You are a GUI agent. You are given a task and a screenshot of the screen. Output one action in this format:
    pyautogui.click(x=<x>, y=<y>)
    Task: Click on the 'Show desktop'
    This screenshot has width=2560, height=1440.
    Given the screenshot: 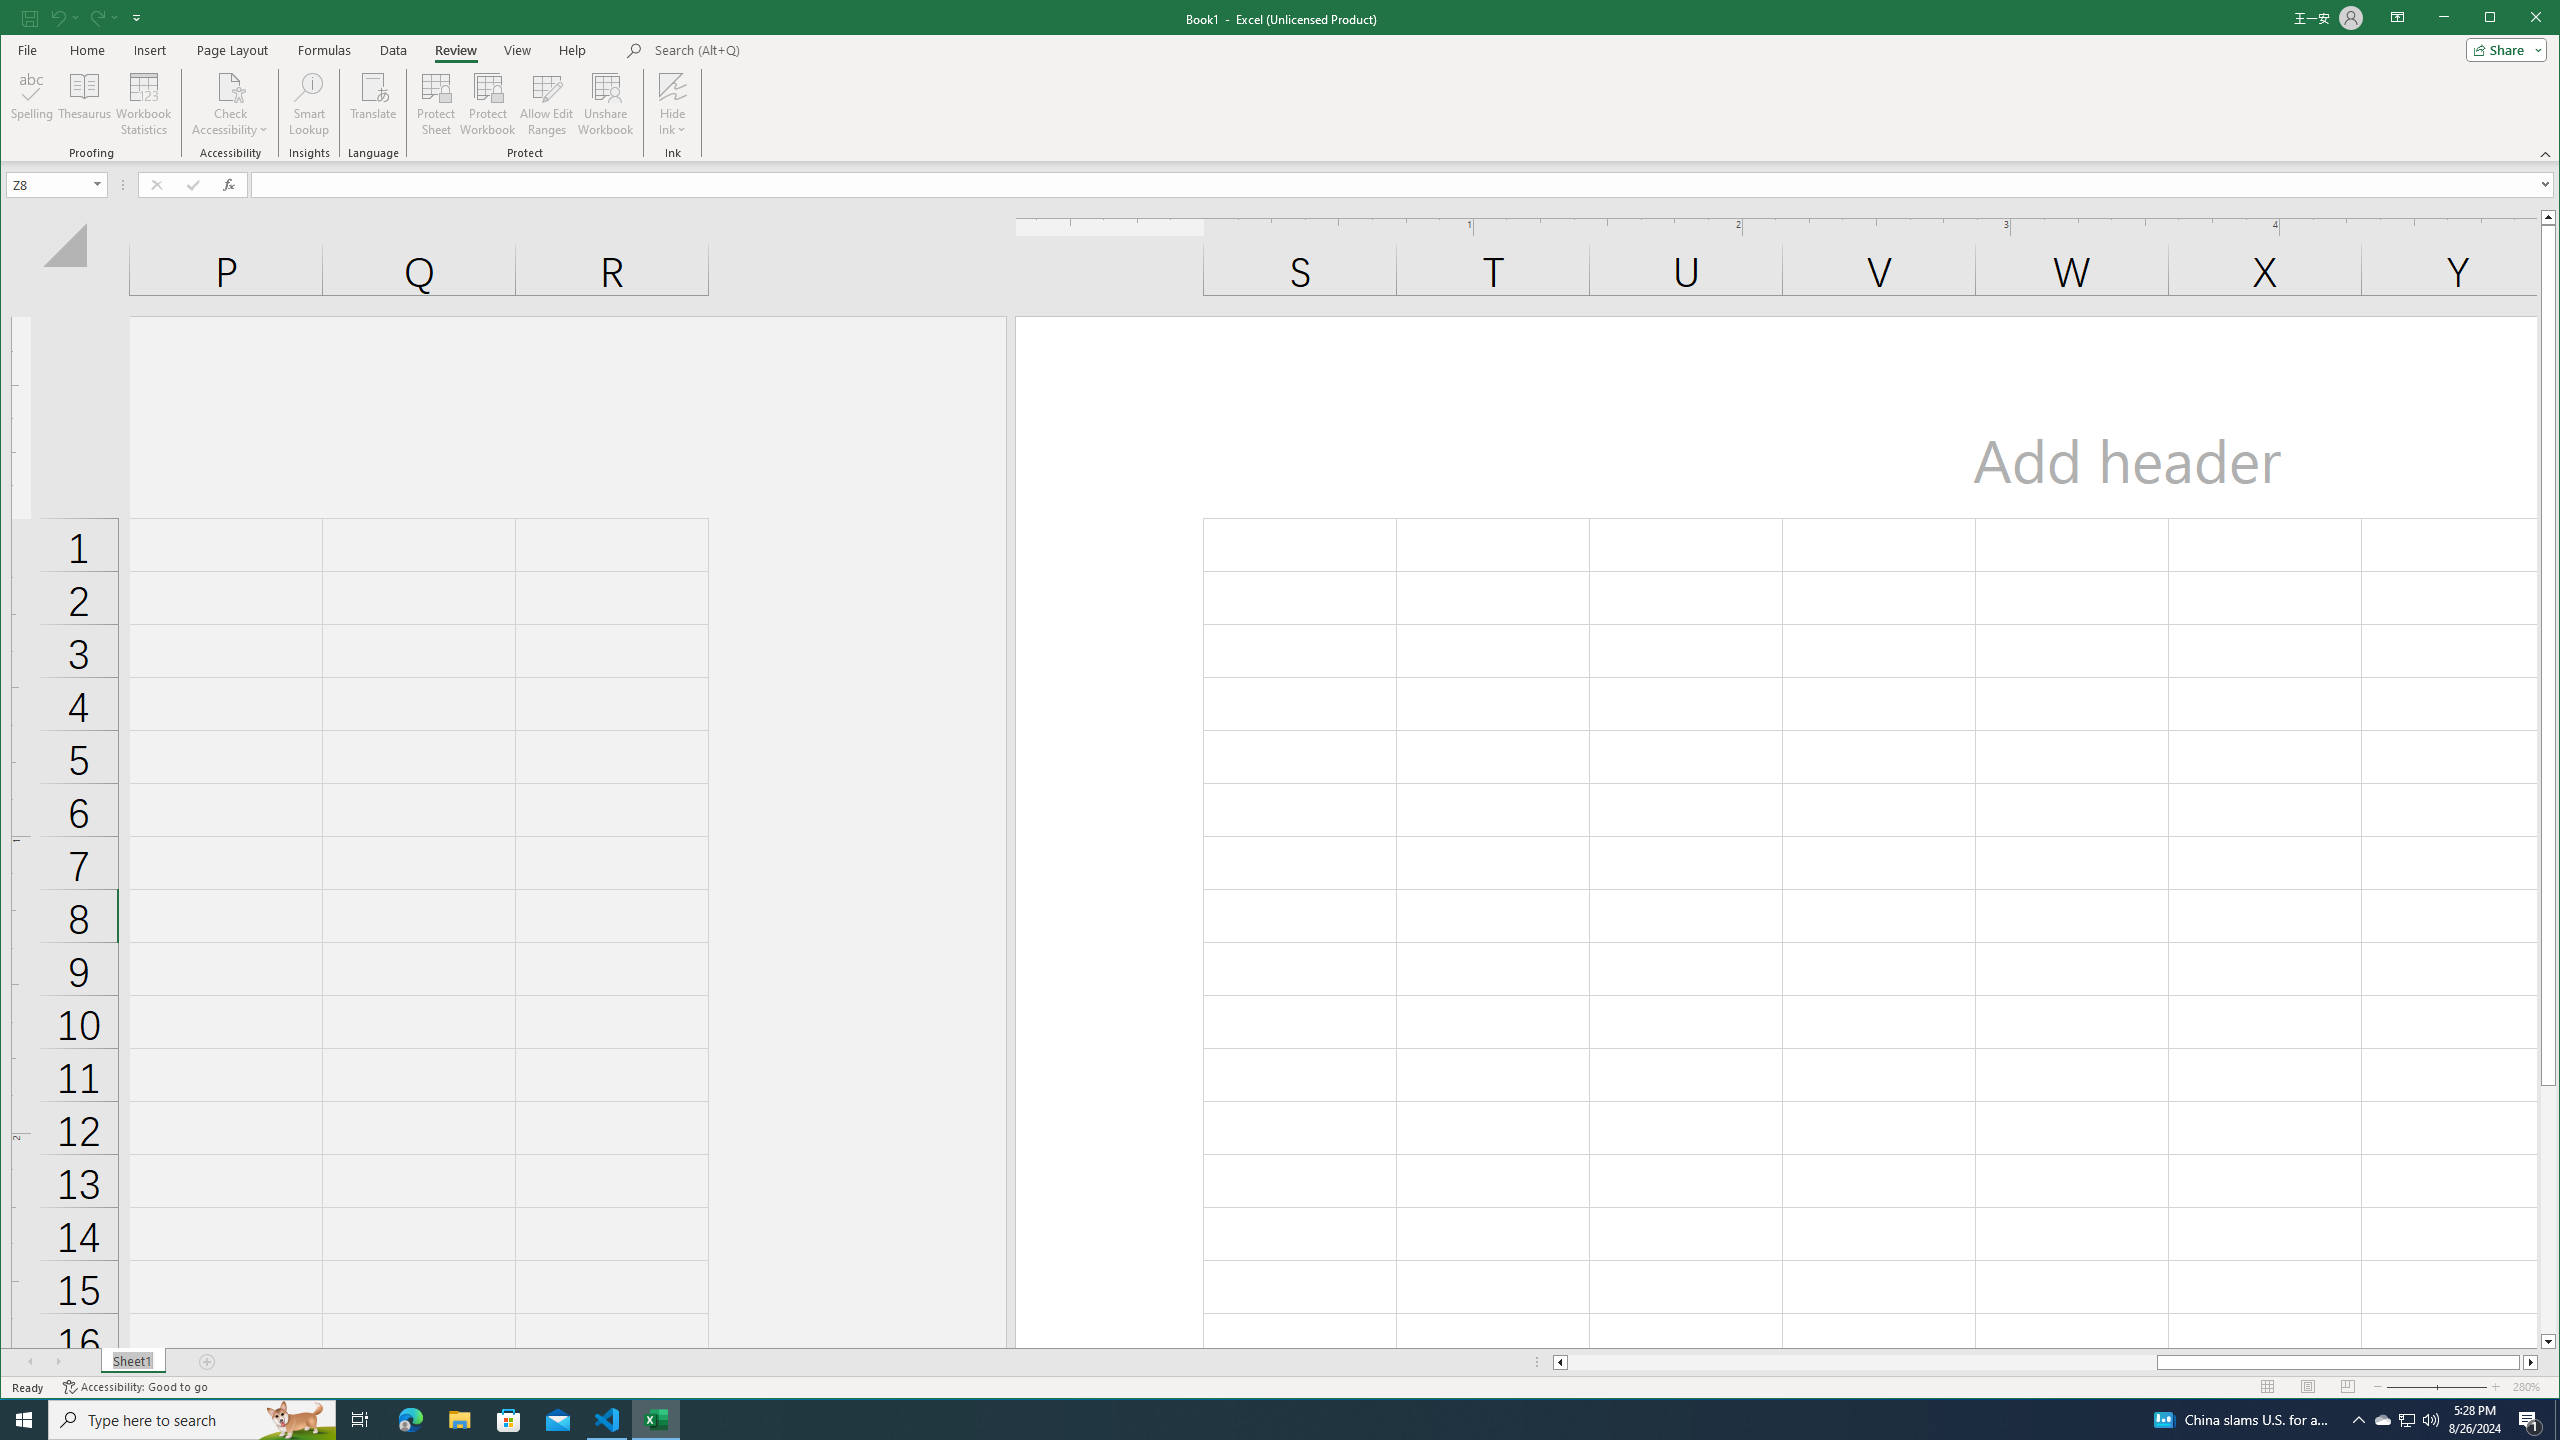 What is the action you would take?
    pyautogui.click(x=2556, y=1418)
    